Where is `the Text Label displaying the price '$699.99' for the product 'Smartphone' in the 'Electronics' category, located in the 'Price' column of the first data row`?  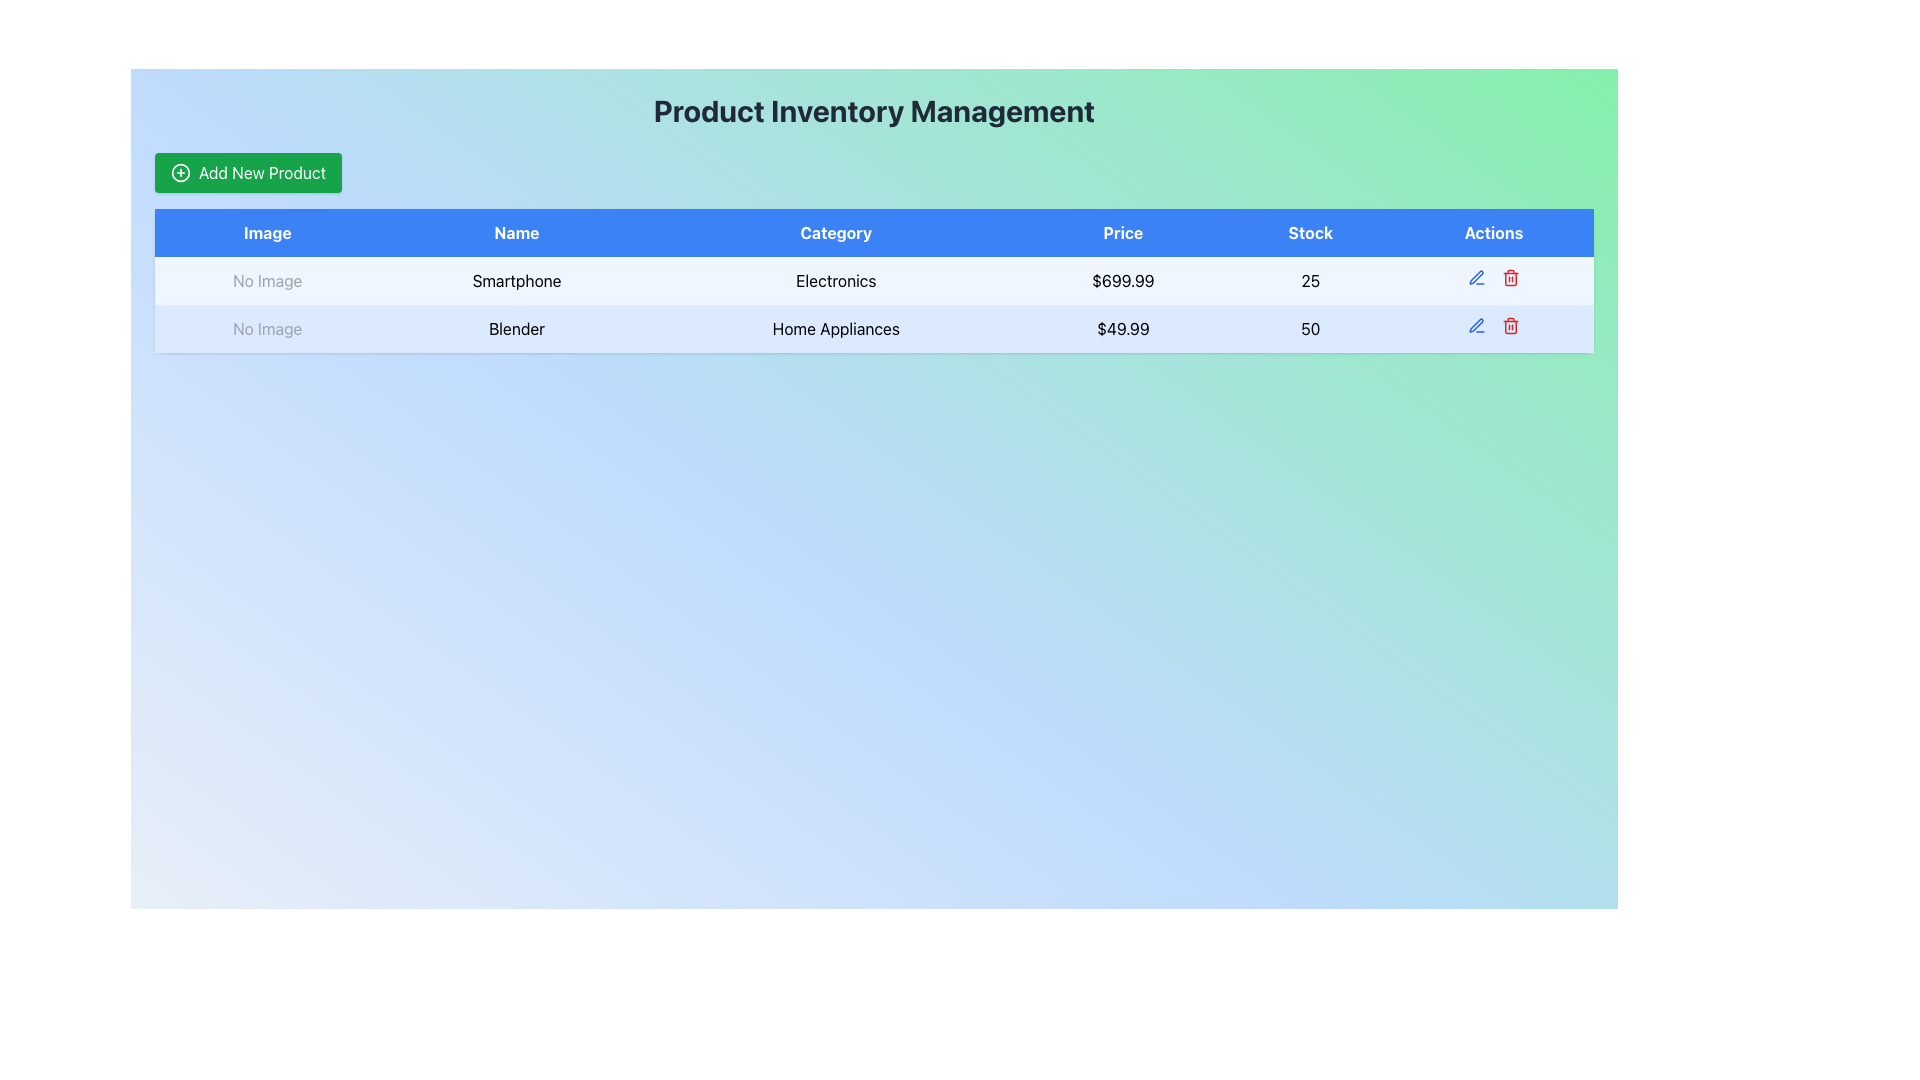
the Text Label displaying the price '$699.99' for the product 'Smartphone' in the 'Electronics' category, located in the 'Price' column of the first data row is located at coordinates (1123, 281).